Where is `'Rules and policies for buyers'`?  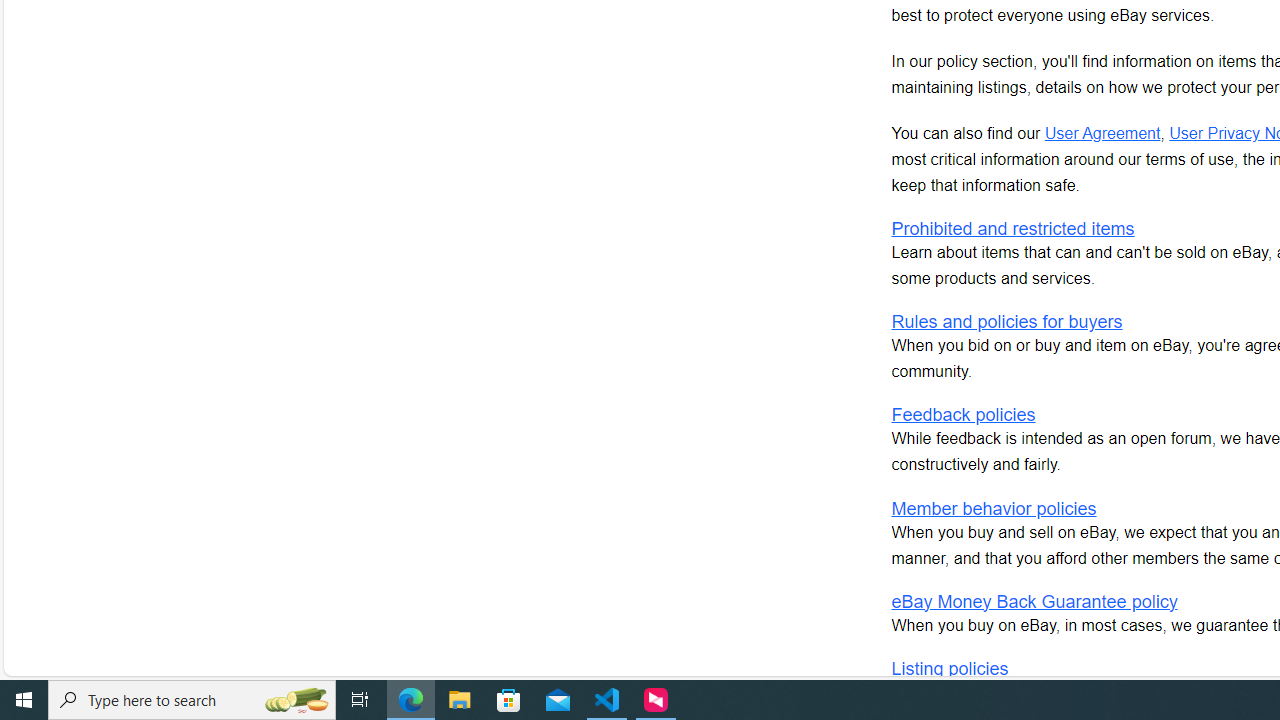 'Rules and policies for buyers' is located at coordinates (1006, 321).